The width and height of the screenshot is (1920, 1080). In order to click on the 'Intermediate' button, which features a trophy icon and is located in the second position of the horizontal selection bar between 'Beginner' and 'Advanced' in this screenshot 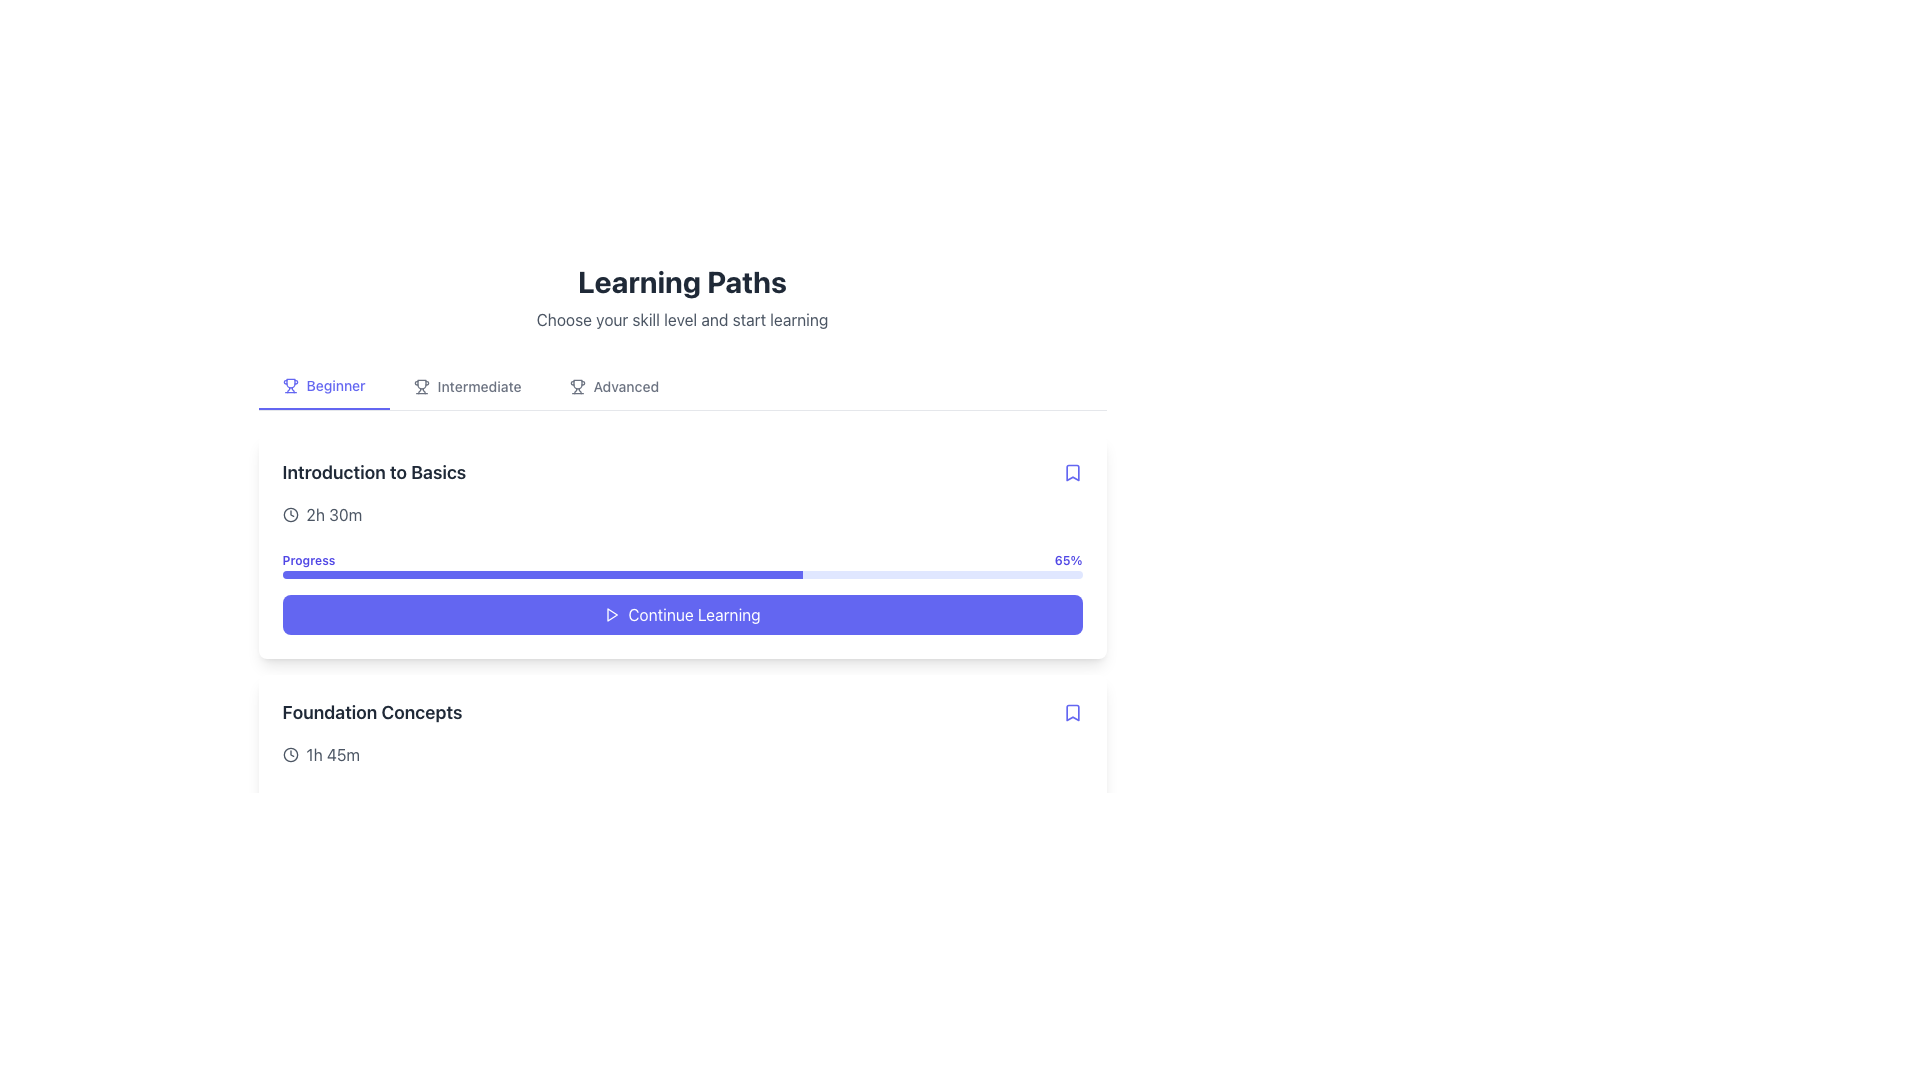, I will do `click(466, 386)`.